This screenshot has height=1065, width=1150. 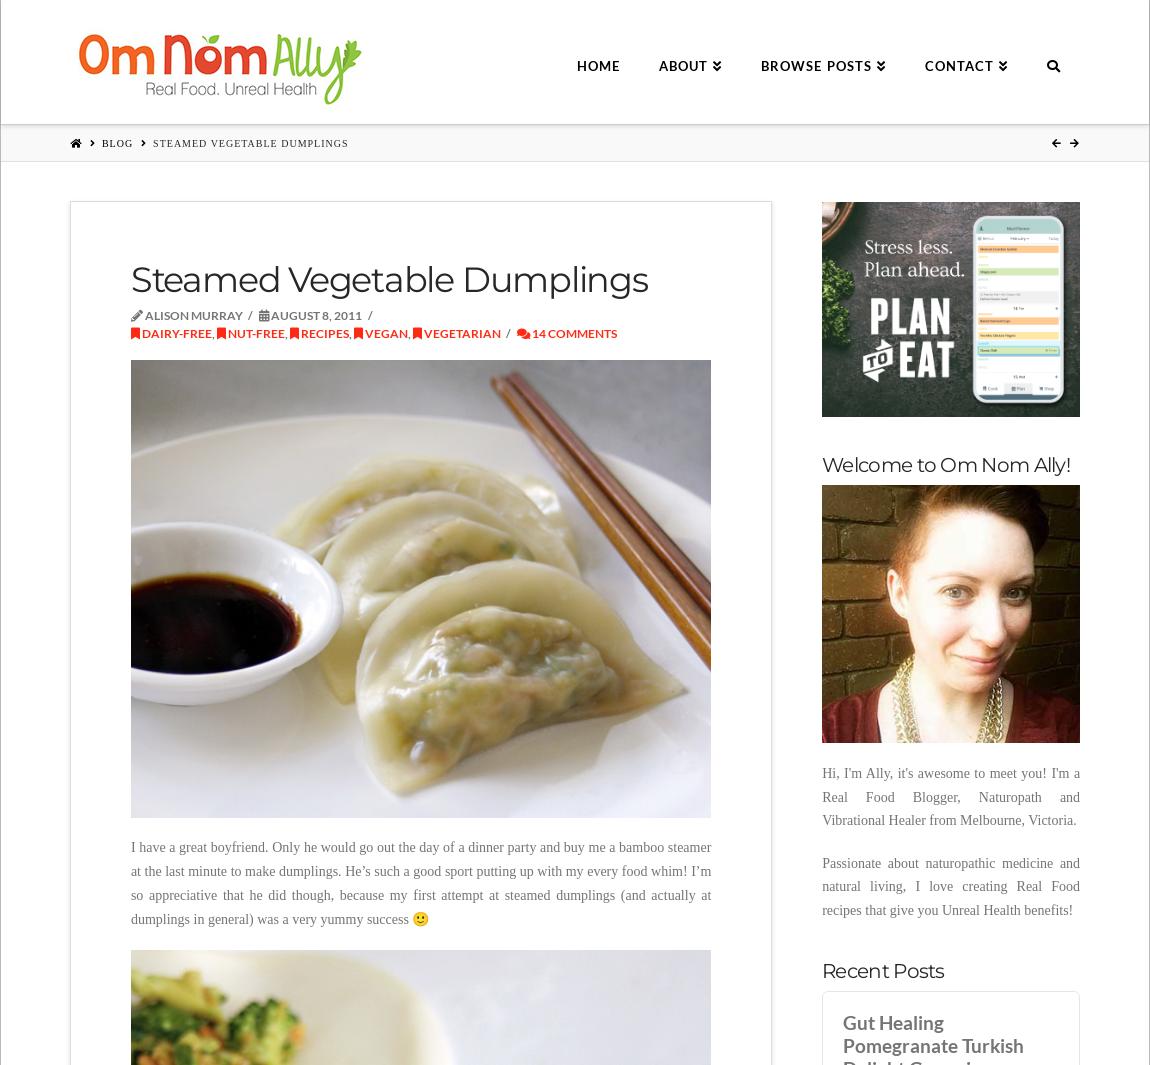 I want to click on 'Vegan', so click(x=362, y=331).